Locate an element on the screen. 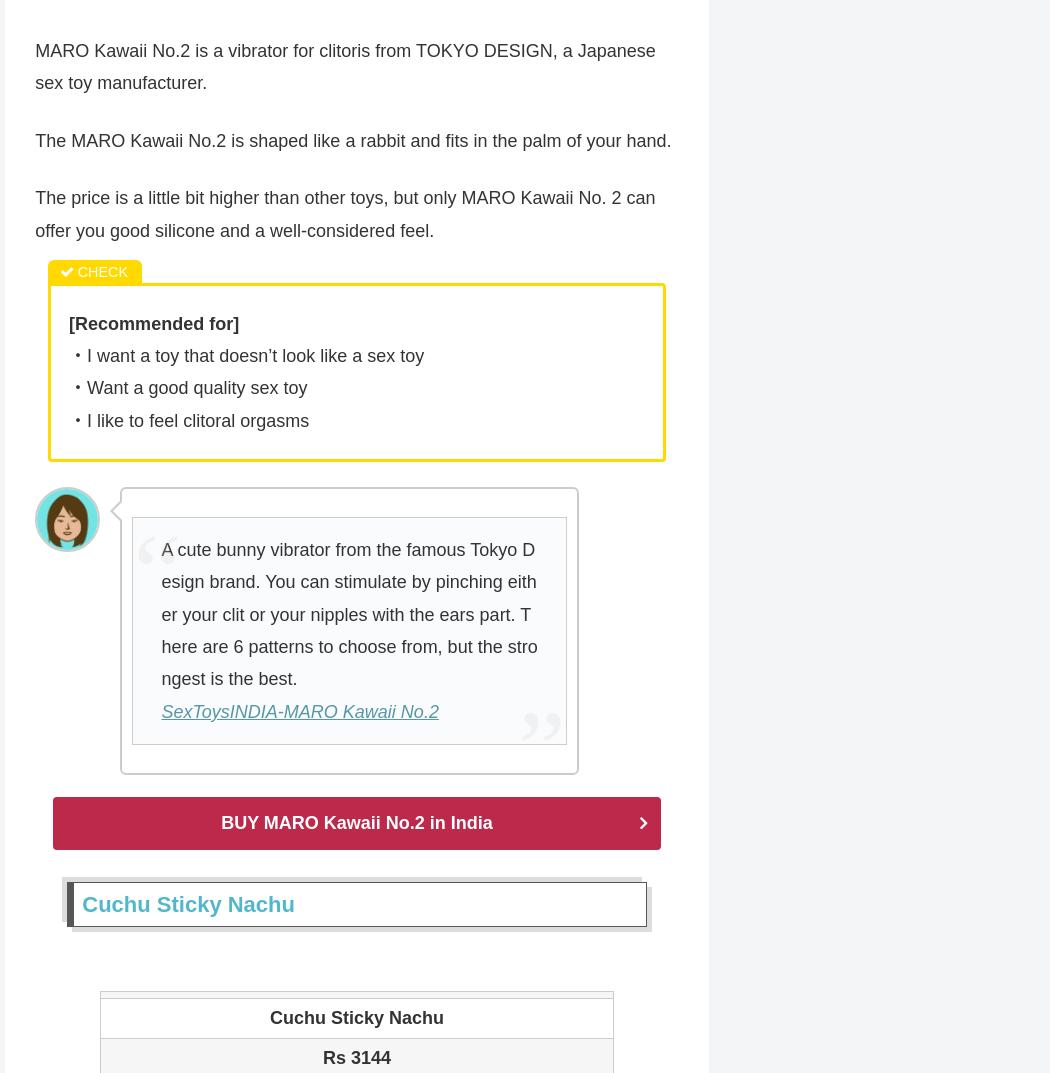 Image resolution: width=1050 pixels, height=1073 pixels. 'MARO Kawaii No.2 is a vibrator for clitoris from TOKYO DESIGN, a Japanese sex toy manufacturer.' is located at coordinates (34, 68).